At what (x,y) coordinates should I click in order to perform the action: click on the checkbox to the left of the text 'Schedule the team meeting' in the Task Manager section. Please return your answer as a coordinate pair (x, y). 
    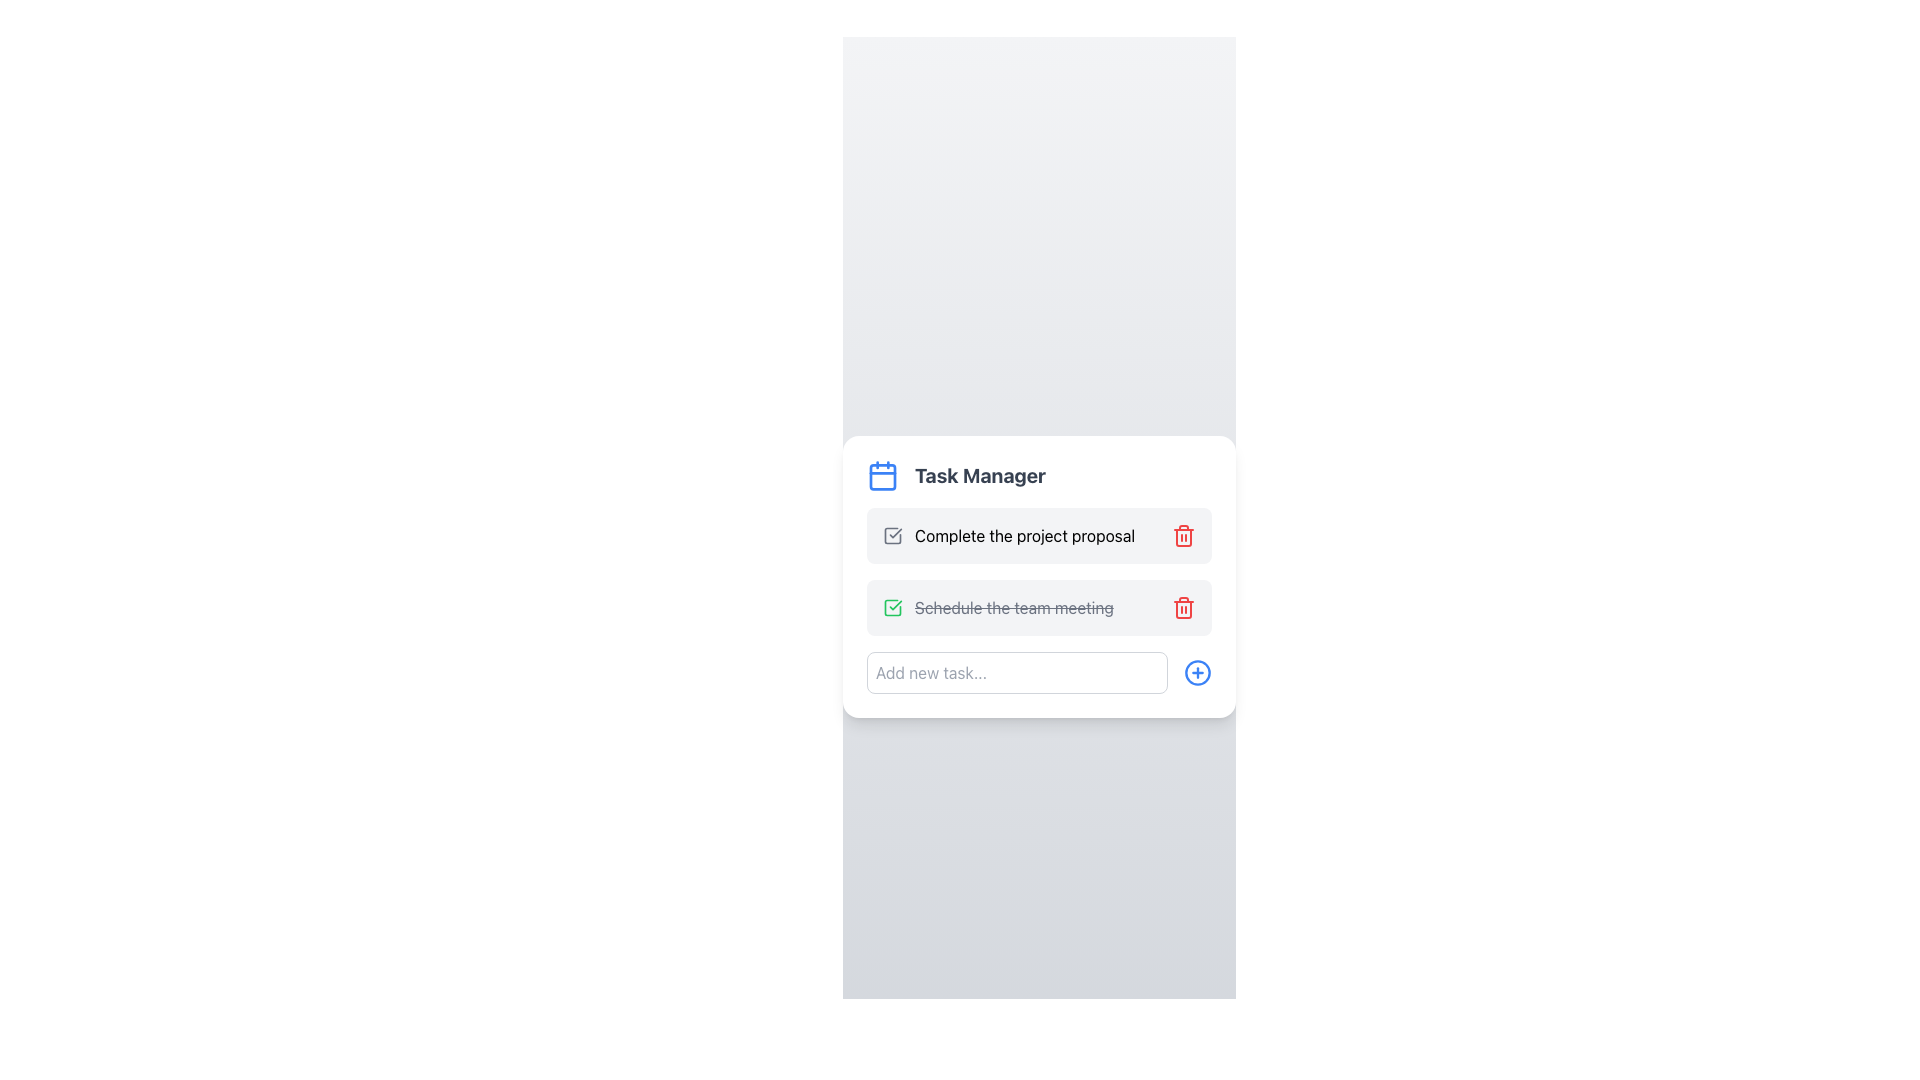
    Looking at the image, I should click on (891, 607).